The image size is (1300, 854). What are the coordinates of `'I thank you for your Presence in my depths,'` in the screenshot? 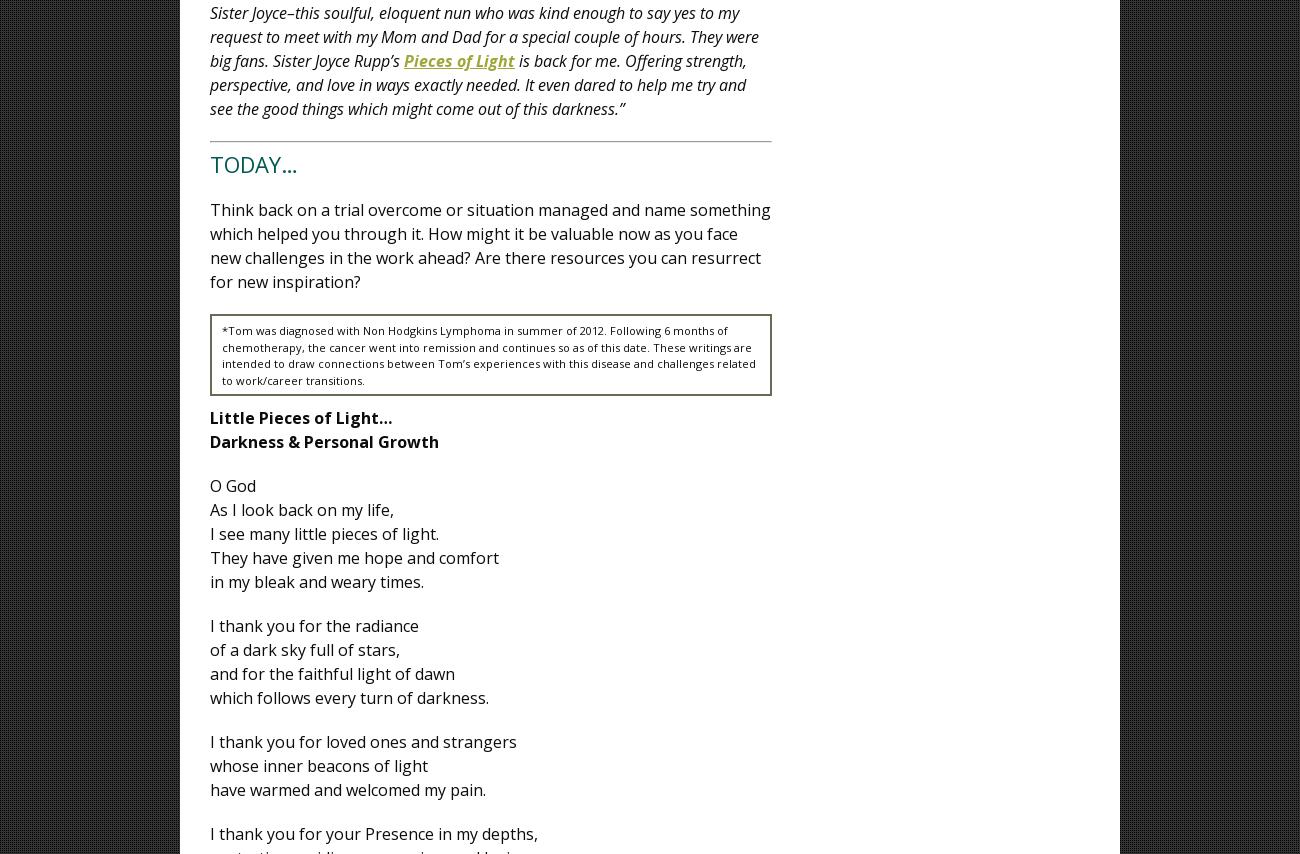 It's located at (373, 834).